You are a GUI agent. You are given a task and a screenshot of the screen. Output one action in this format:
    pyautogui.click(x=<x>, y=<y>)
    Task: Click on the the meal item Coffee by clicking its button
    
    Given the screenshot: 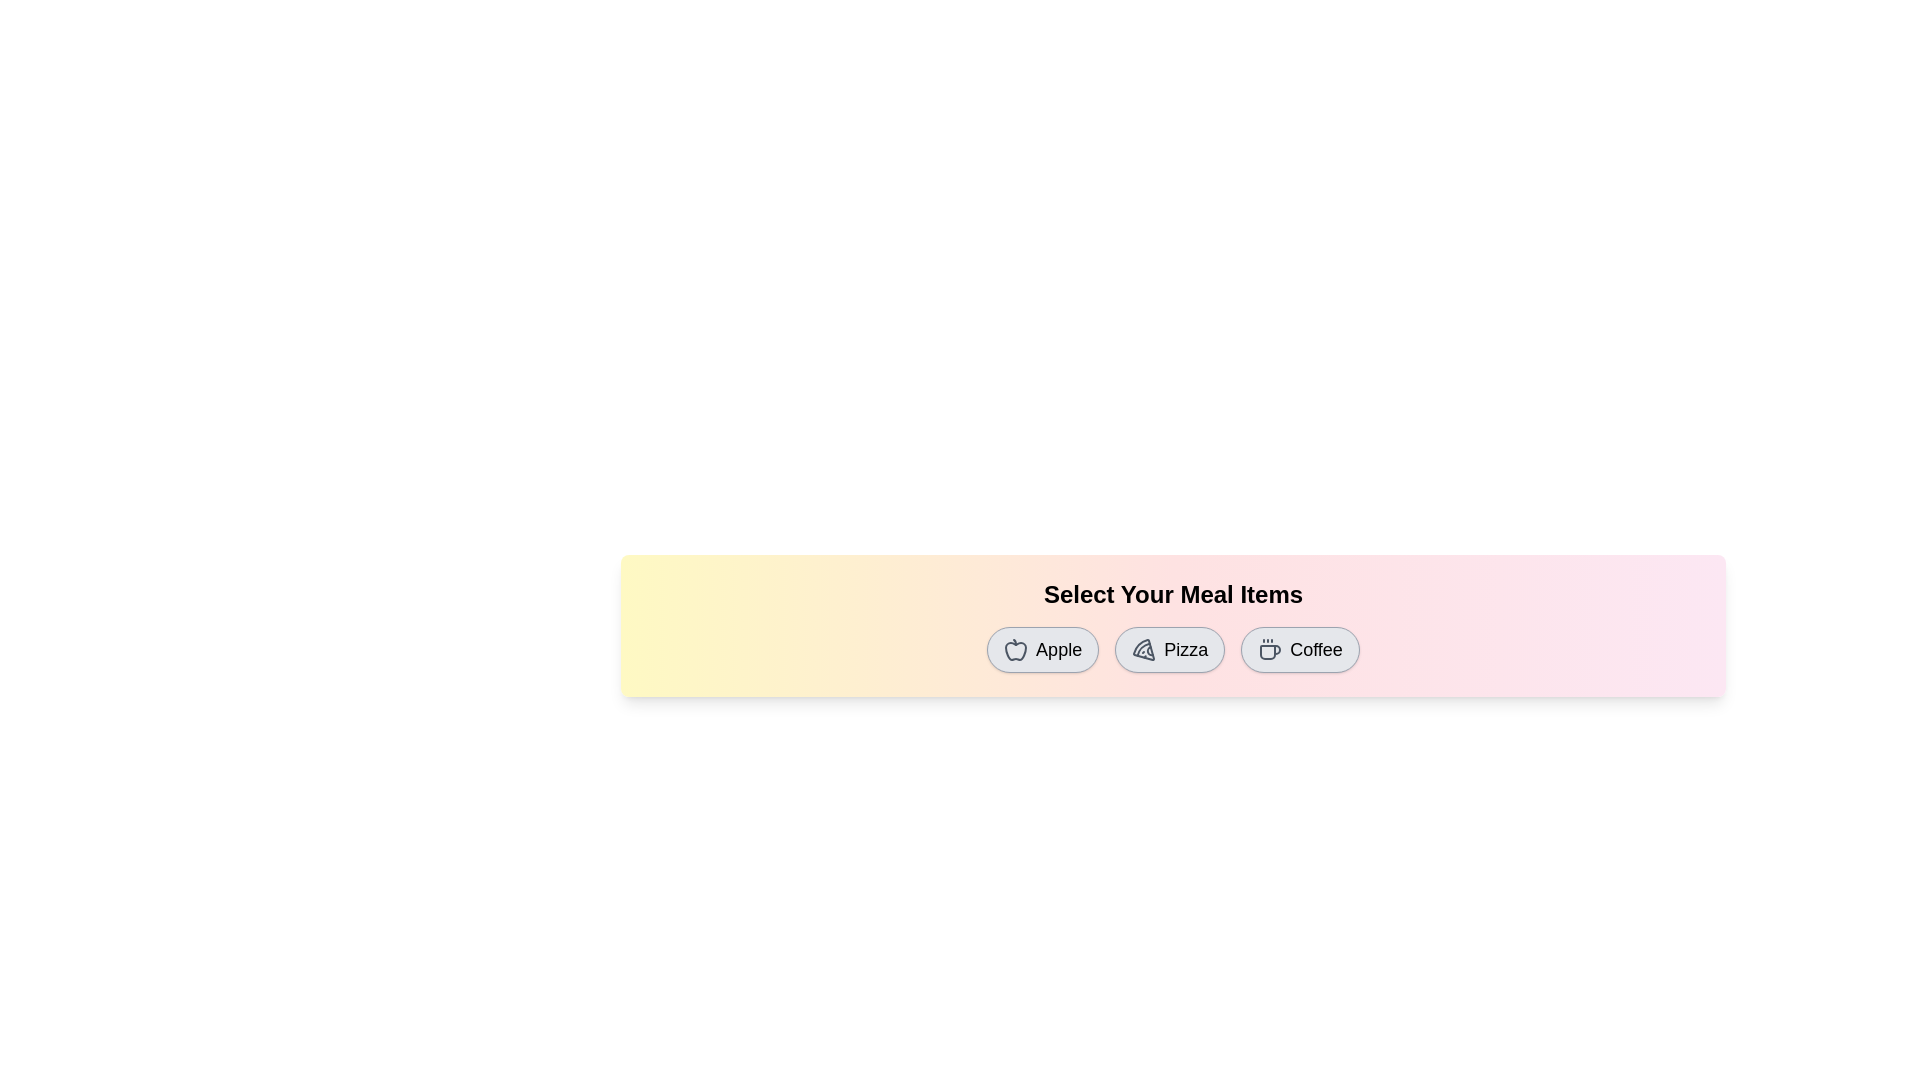 What is the action you would take?
    pyautogui.click(x=1300, y=650)
    